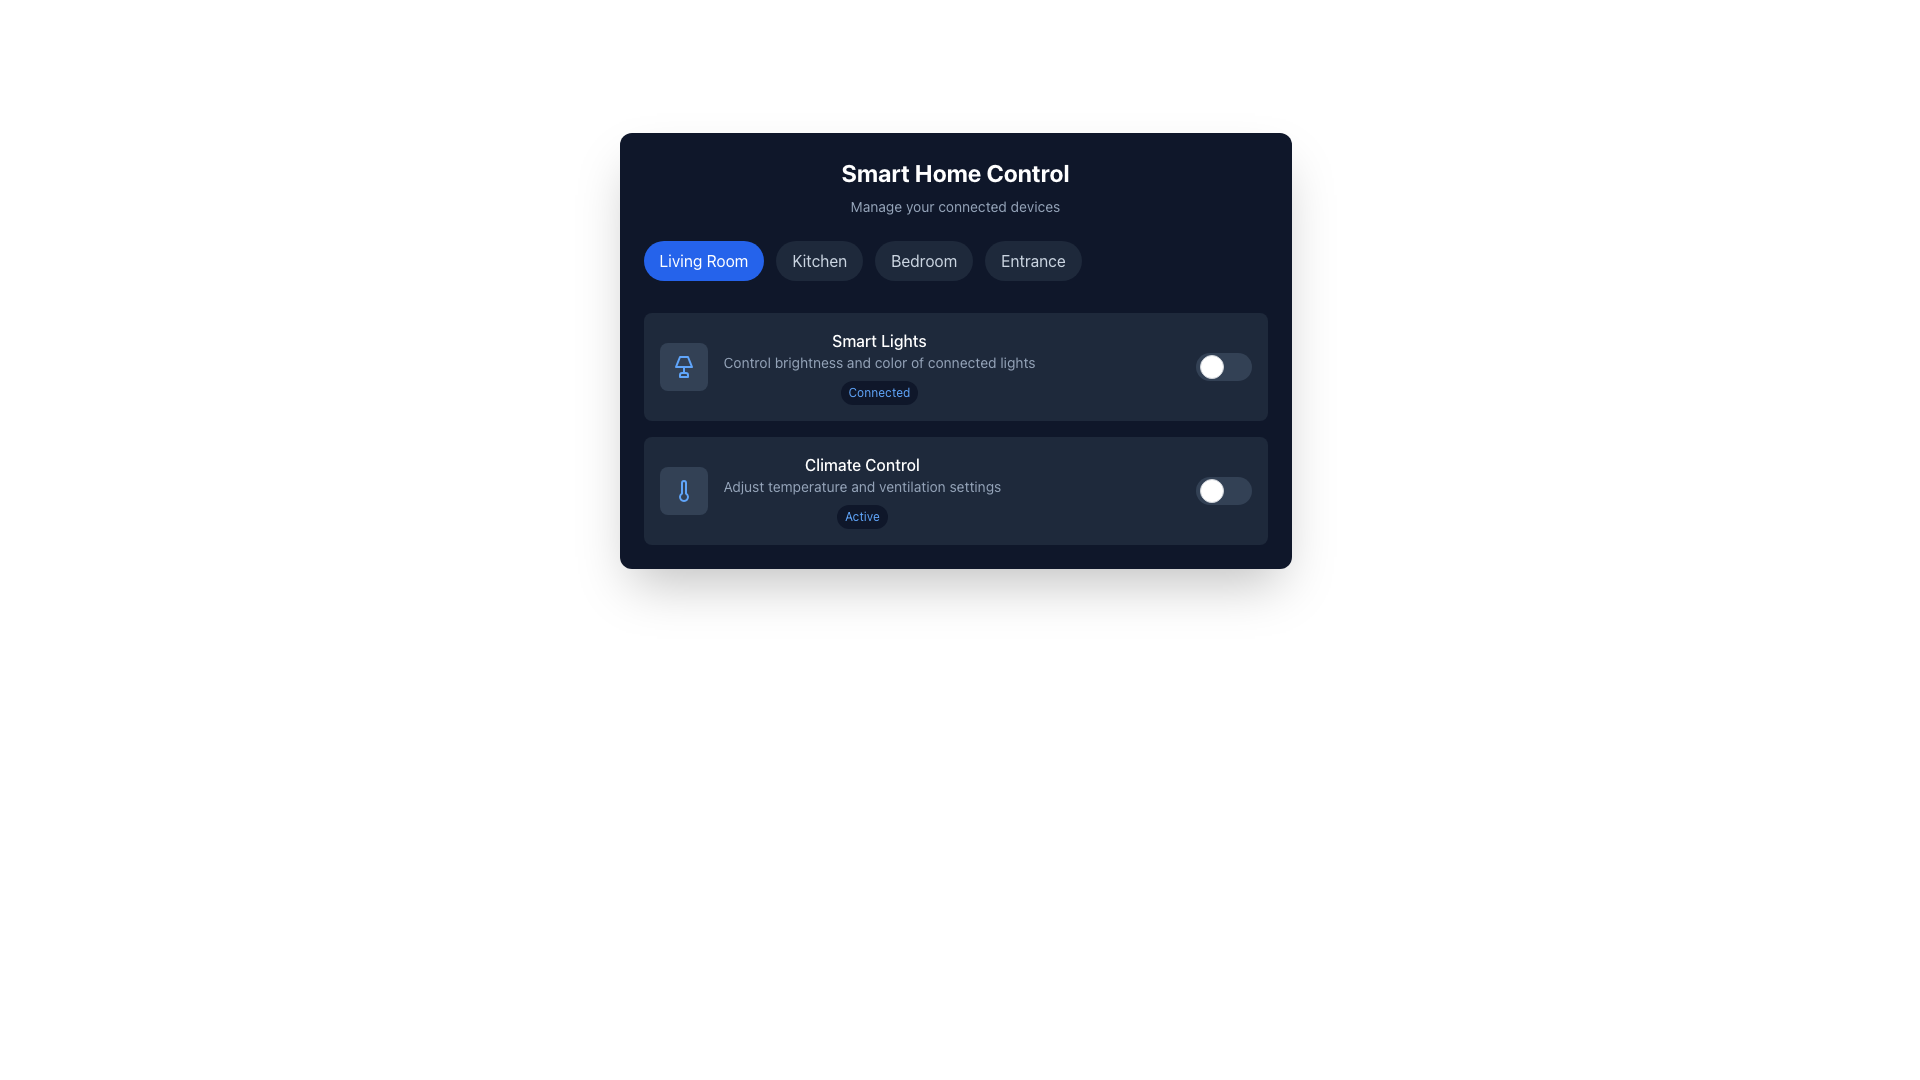 Image resolution: width=1920 pixels, height=1080 pixels. Describe the element at coordinates (879, 339) in the screenshot. I see `the 'Smart Lights' label, which displays white text prominently within a dark background panel, located in the top section of the lower panel` at that location.